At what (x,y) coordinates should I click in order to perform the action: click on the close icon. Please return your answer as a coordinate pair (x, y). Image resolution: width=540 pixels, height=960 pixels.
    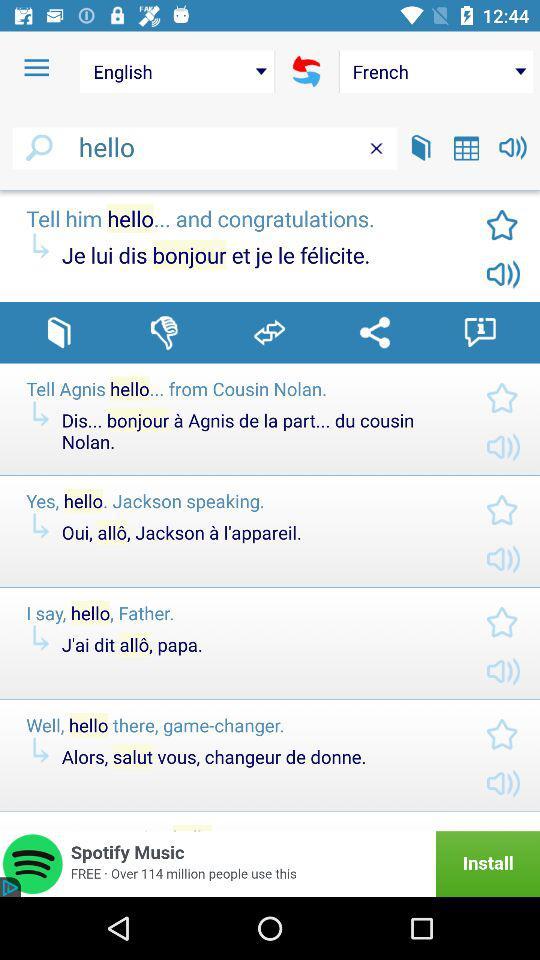
    Looking at the image, I should click on (376, 147).